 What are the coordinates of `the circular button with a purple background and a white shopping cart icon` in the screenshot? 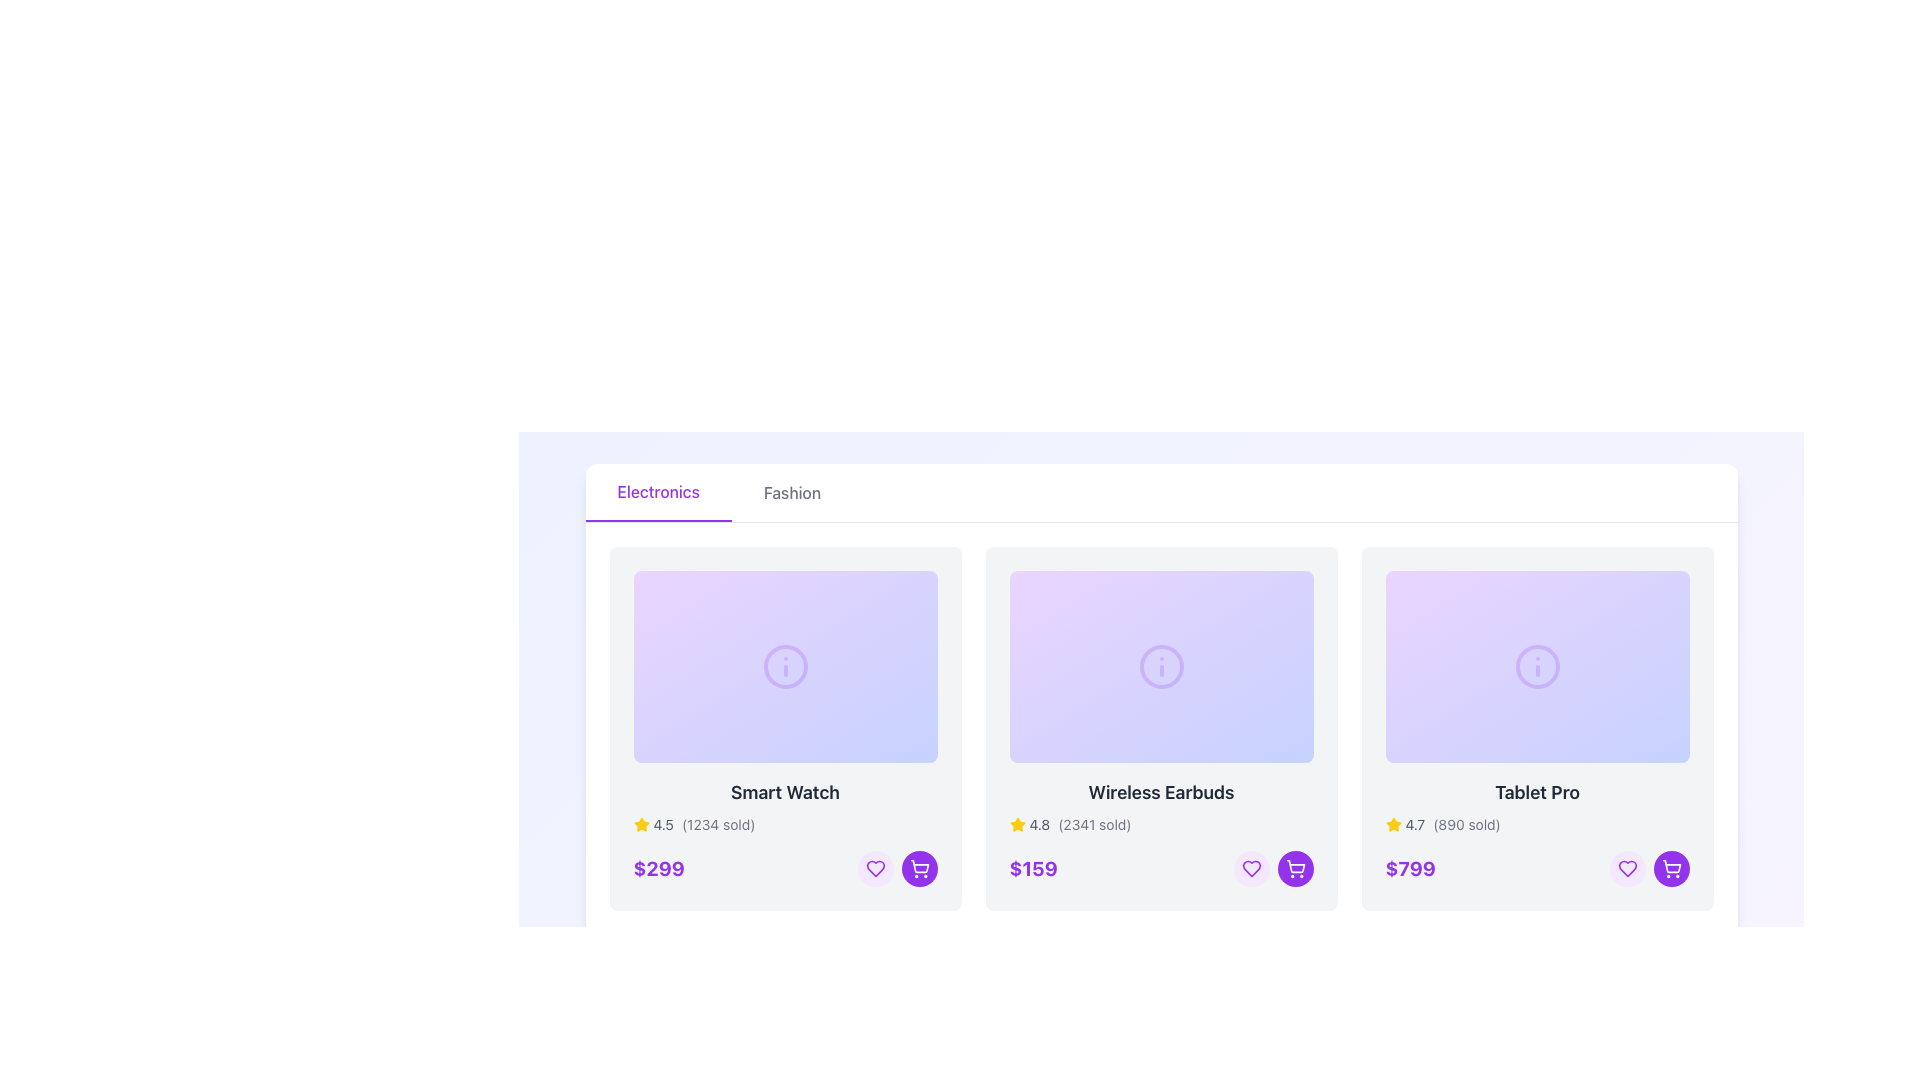 It's located at (1295, 867).